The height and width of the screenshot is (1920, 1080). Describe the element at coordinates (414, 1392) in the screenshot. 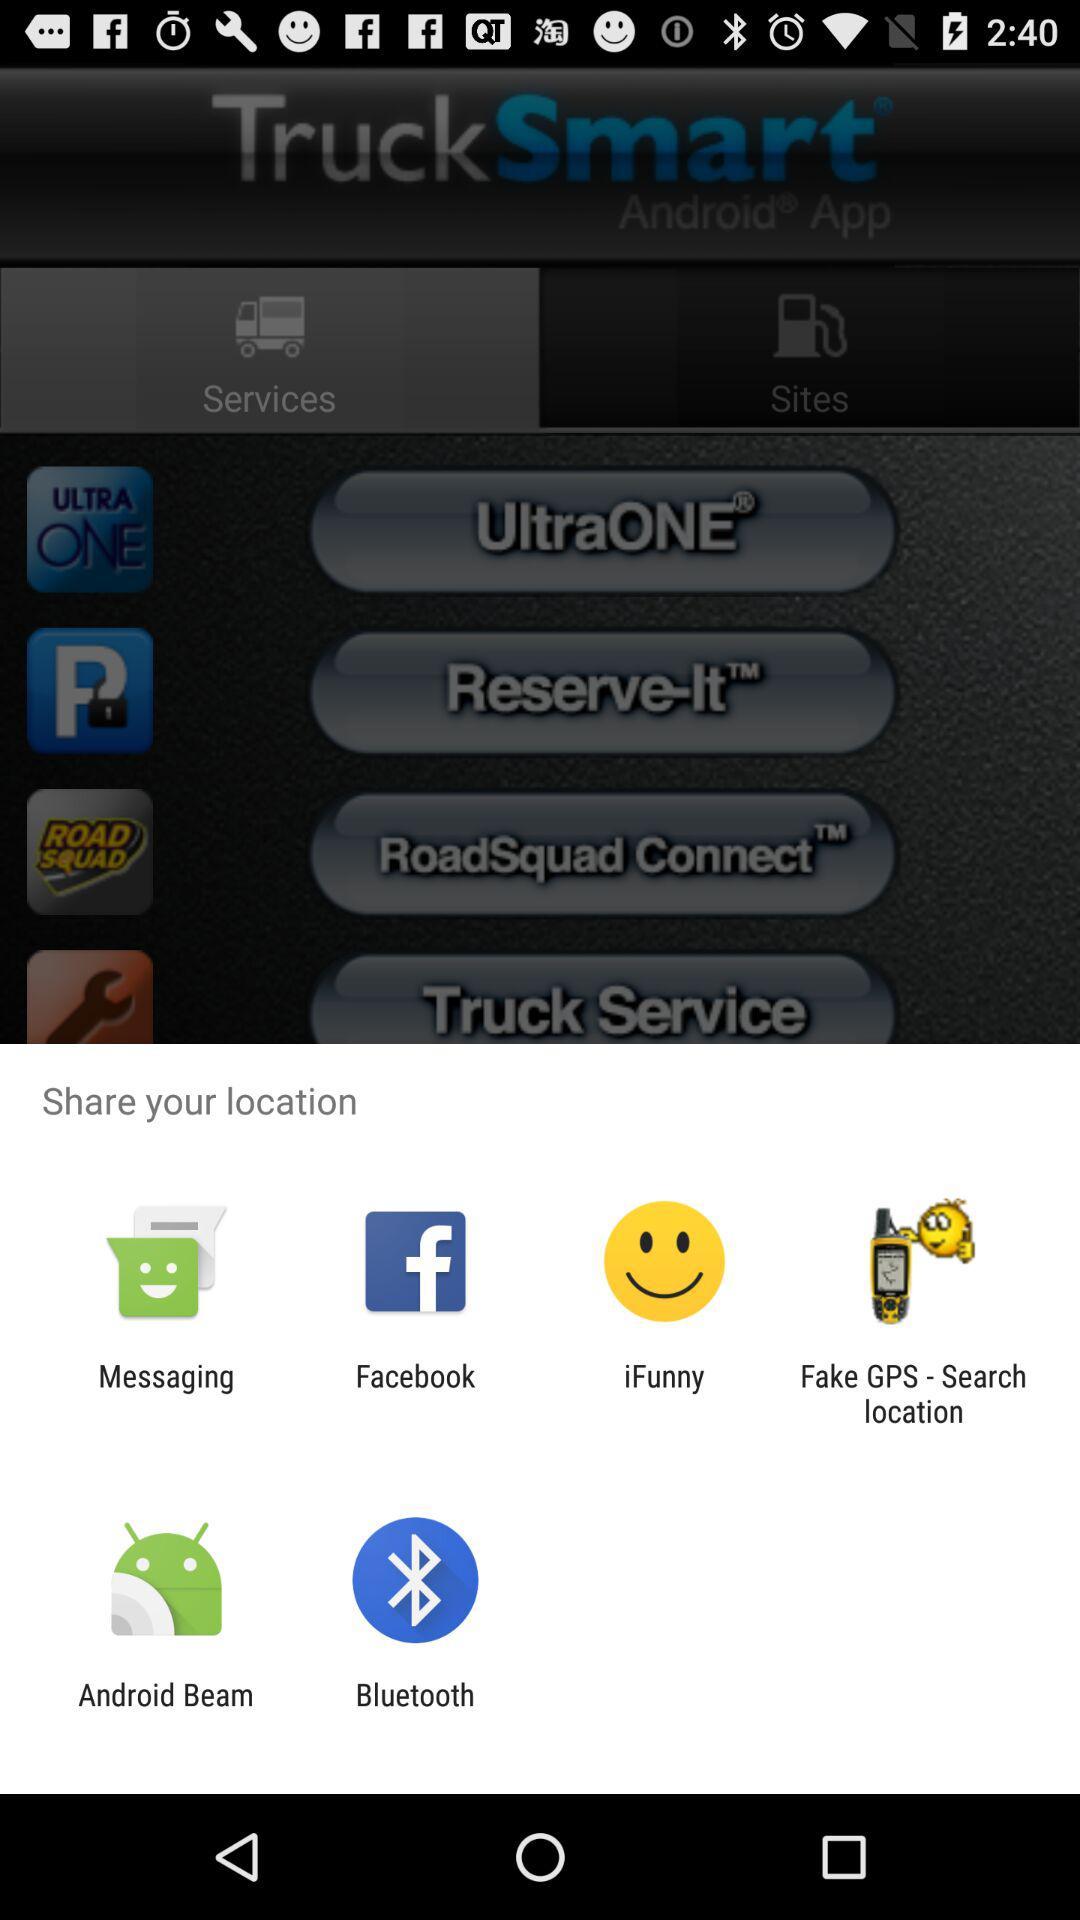

I see `the item to the left of the ifunny item` at that location.